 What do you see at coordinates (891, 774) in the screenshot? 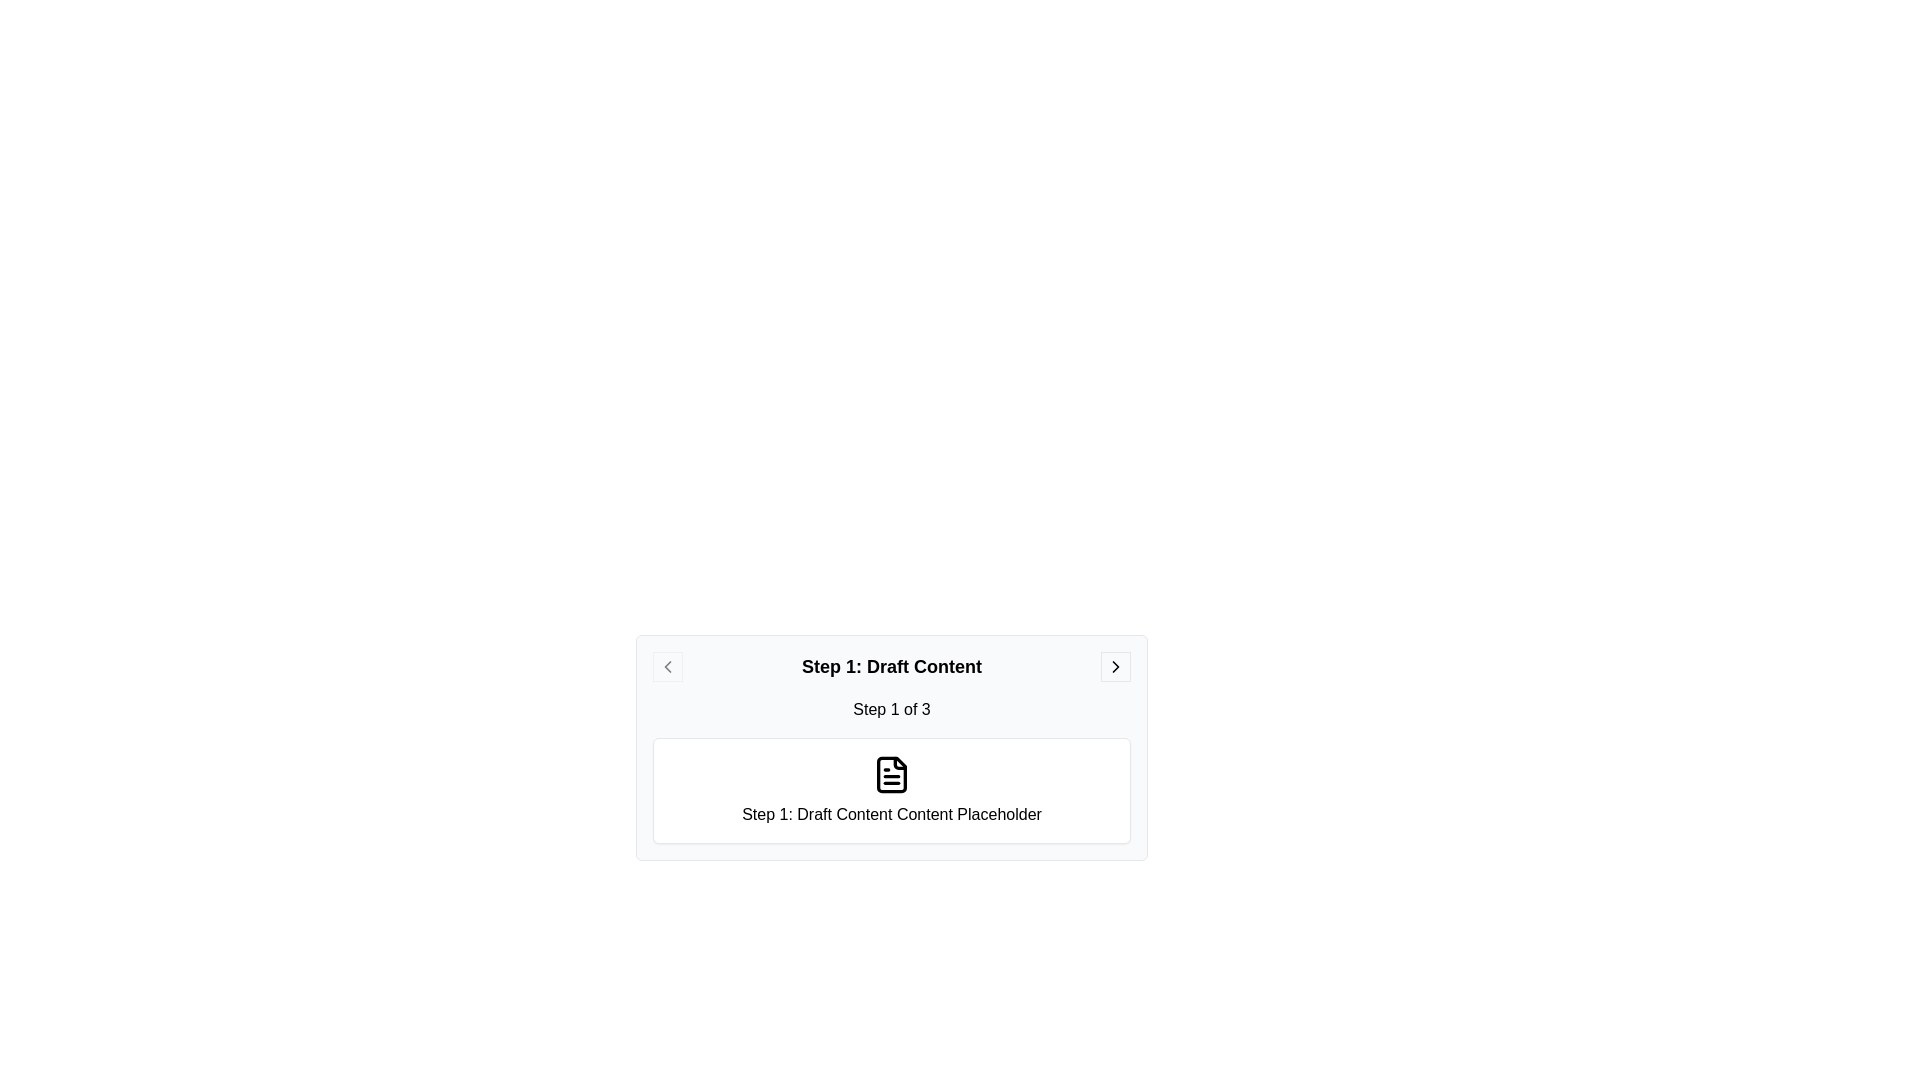
I see `the icon to inspect it` at bounding box center [891, 774].